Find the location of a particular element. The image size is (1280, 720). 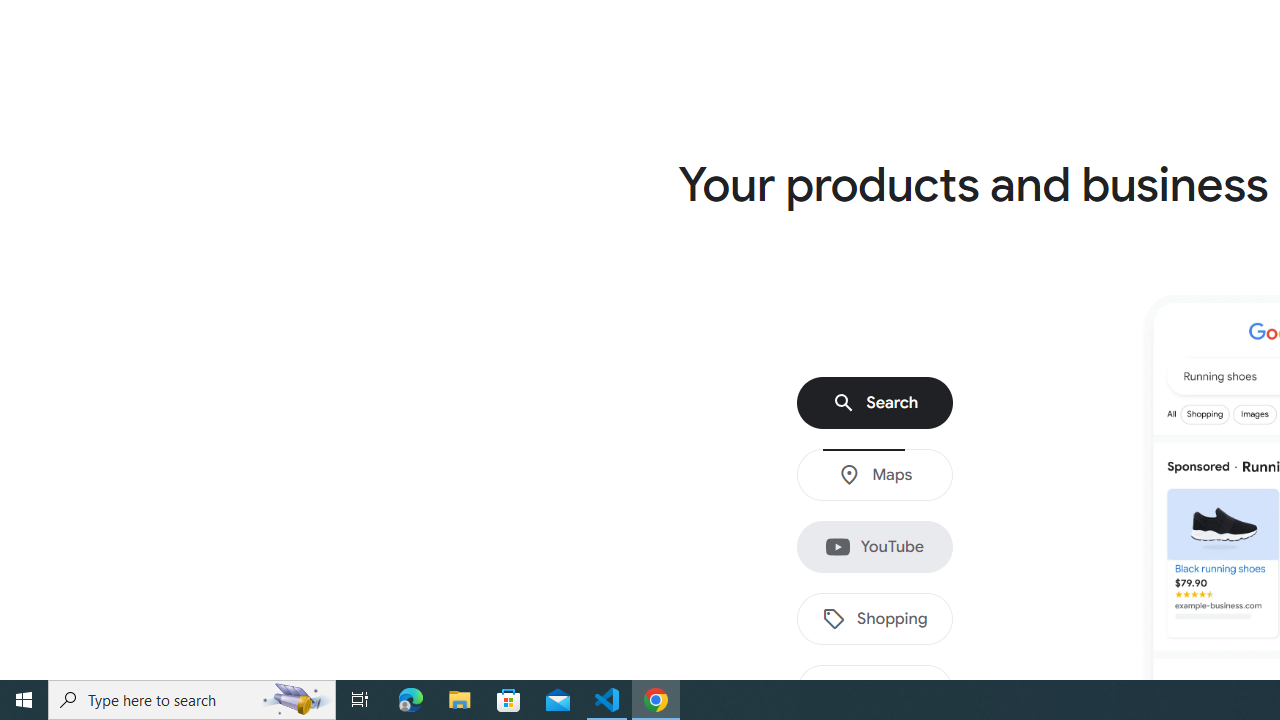

'File Explorer' is located at coordinates (459, 698).